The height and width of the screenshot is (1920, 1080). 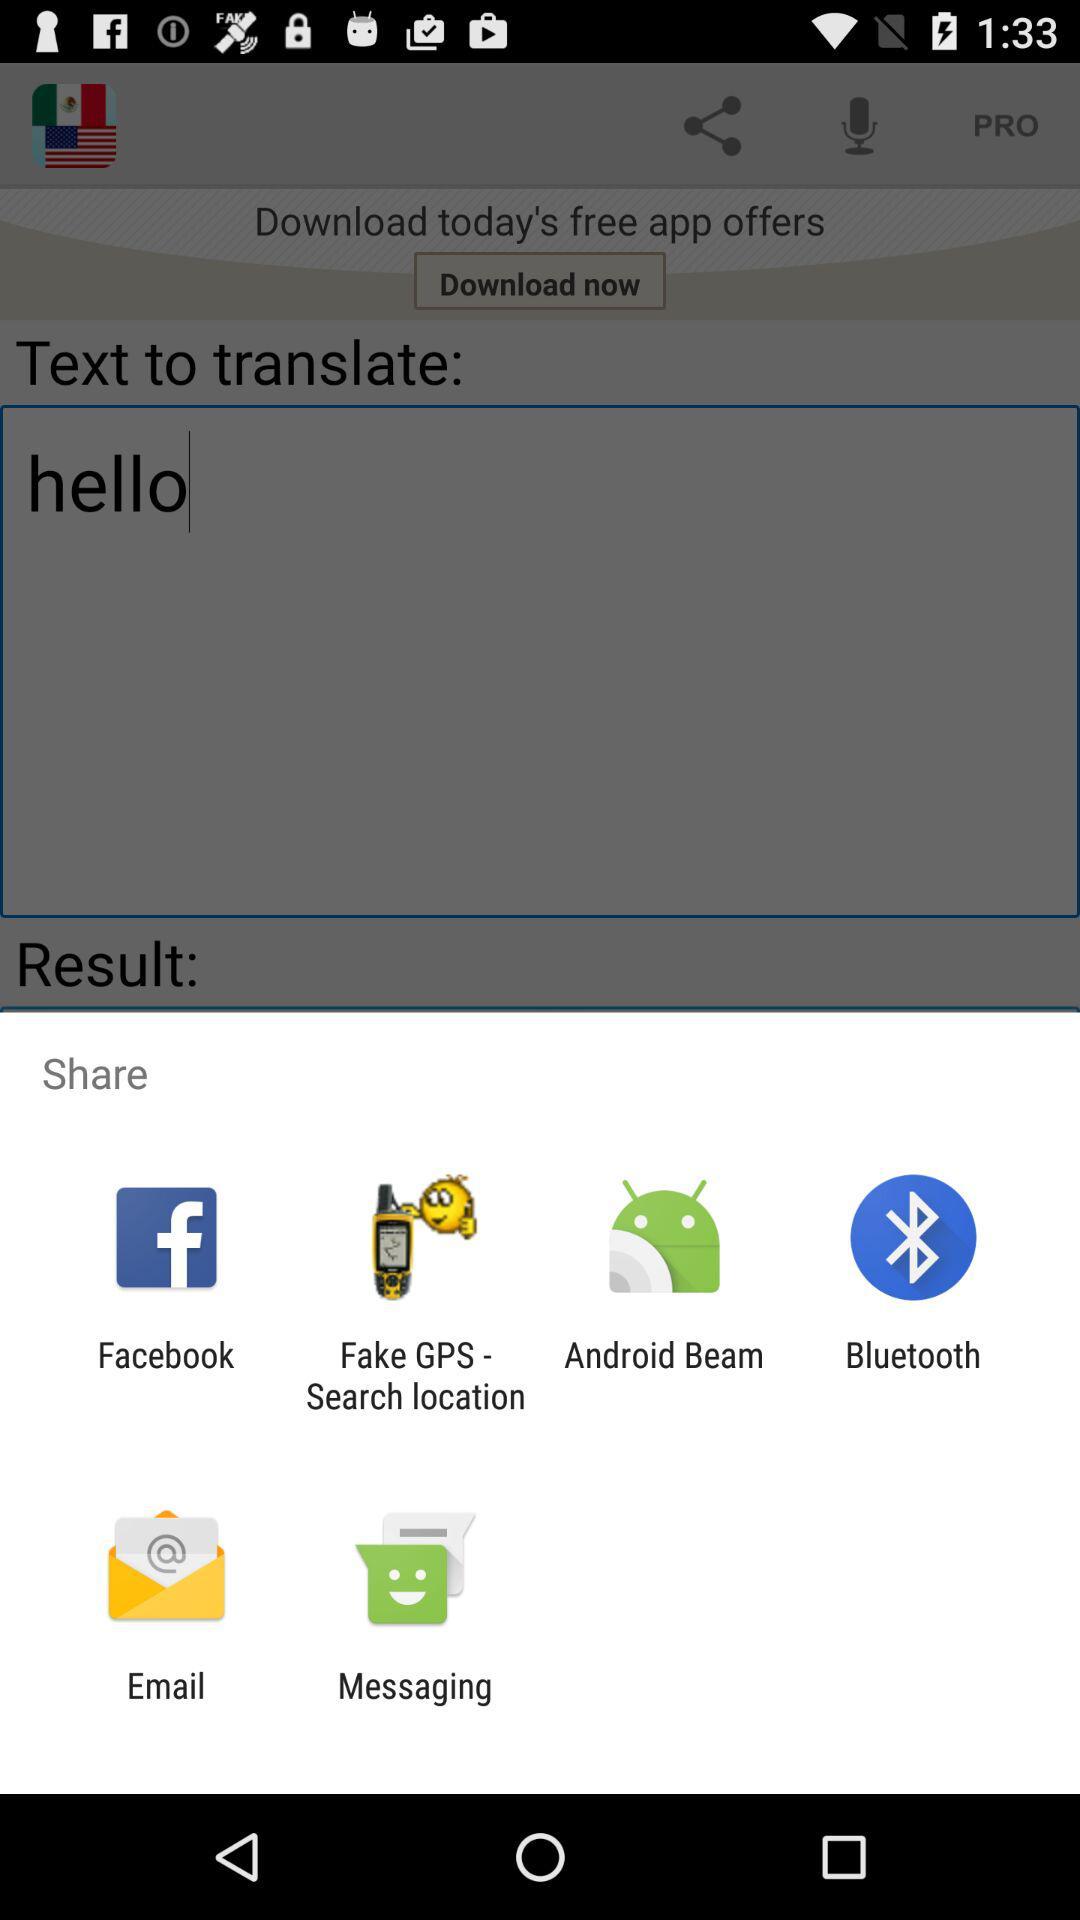 What do you see at coordinates (913, 1374) in the screenshot?
I see `item at the bottom right corner` at bounding box center [913, 1374].